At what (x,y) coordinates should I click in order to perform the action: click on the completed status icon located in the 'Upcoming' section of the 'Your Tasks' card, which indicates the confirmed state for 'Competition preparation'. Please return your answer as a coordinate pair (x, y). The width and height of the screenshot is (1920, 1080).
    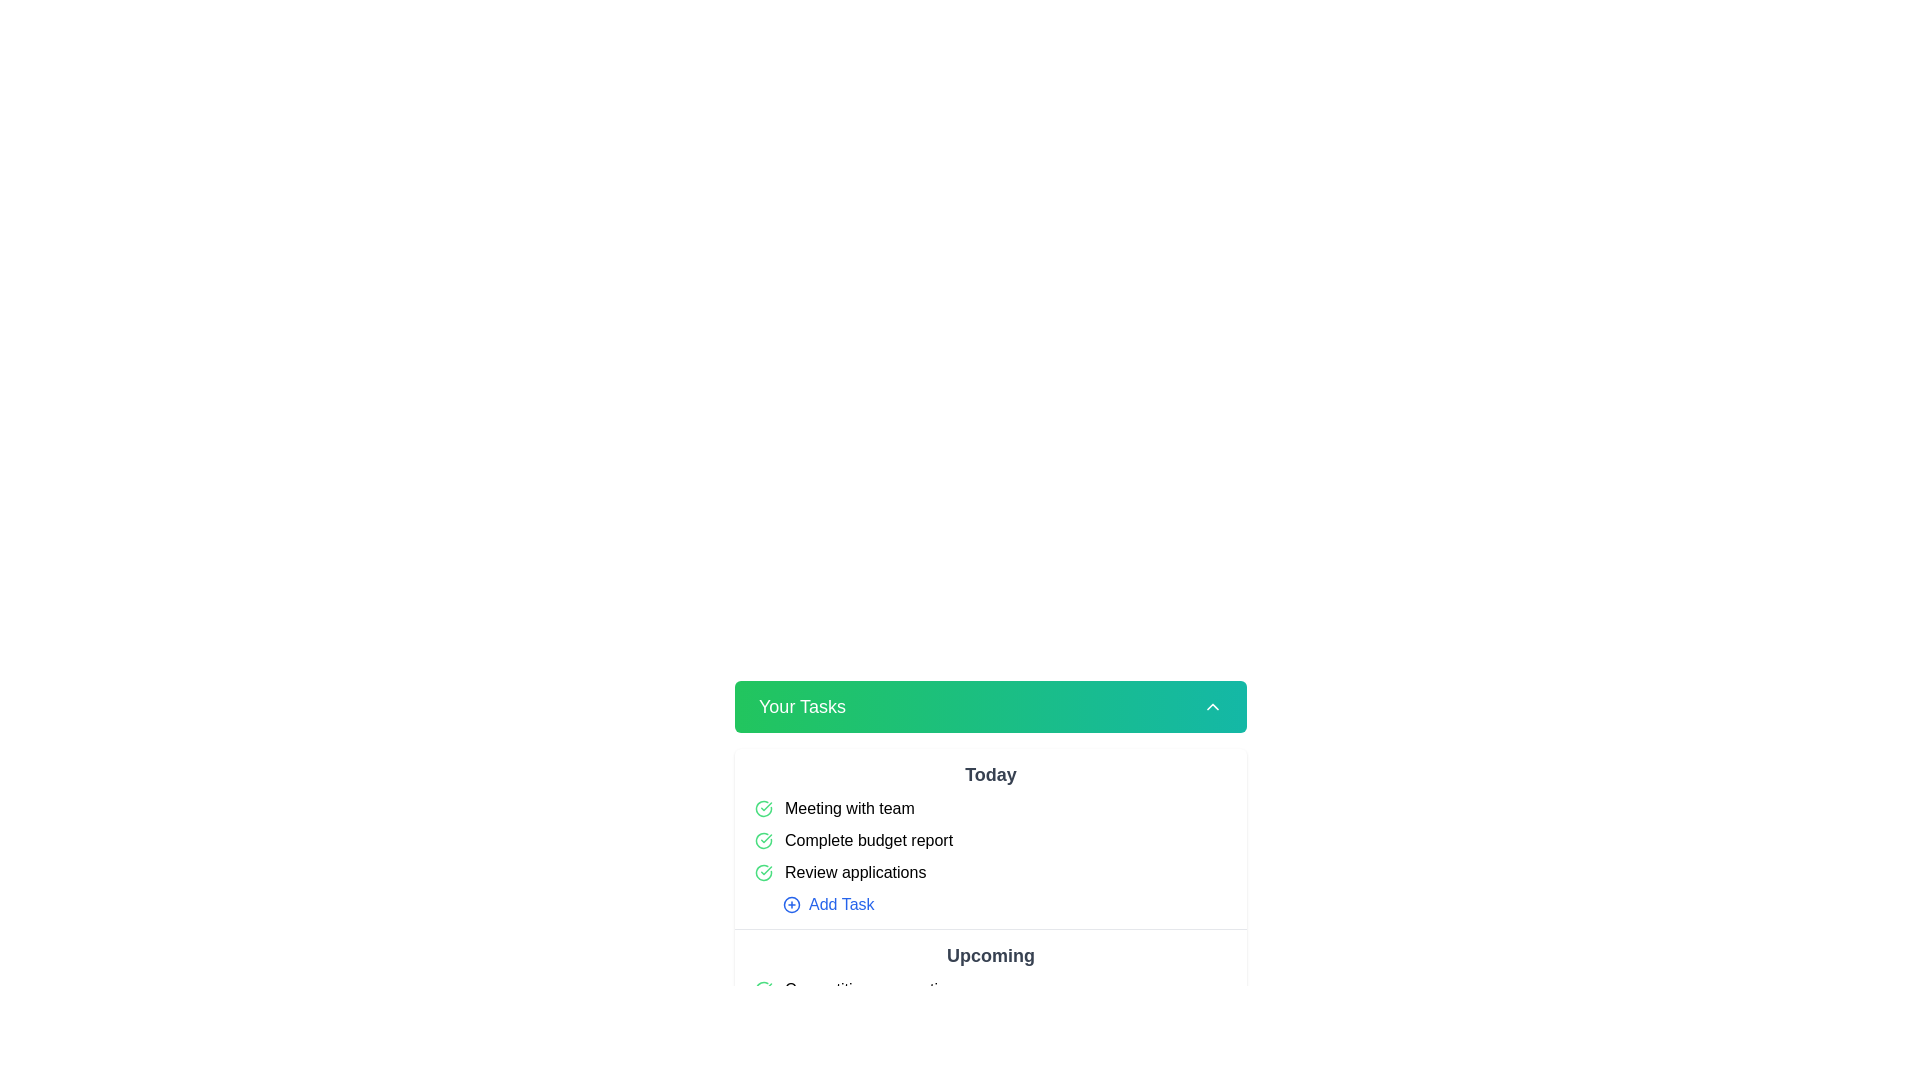
    Looking at the image, I should click on (762, 990).